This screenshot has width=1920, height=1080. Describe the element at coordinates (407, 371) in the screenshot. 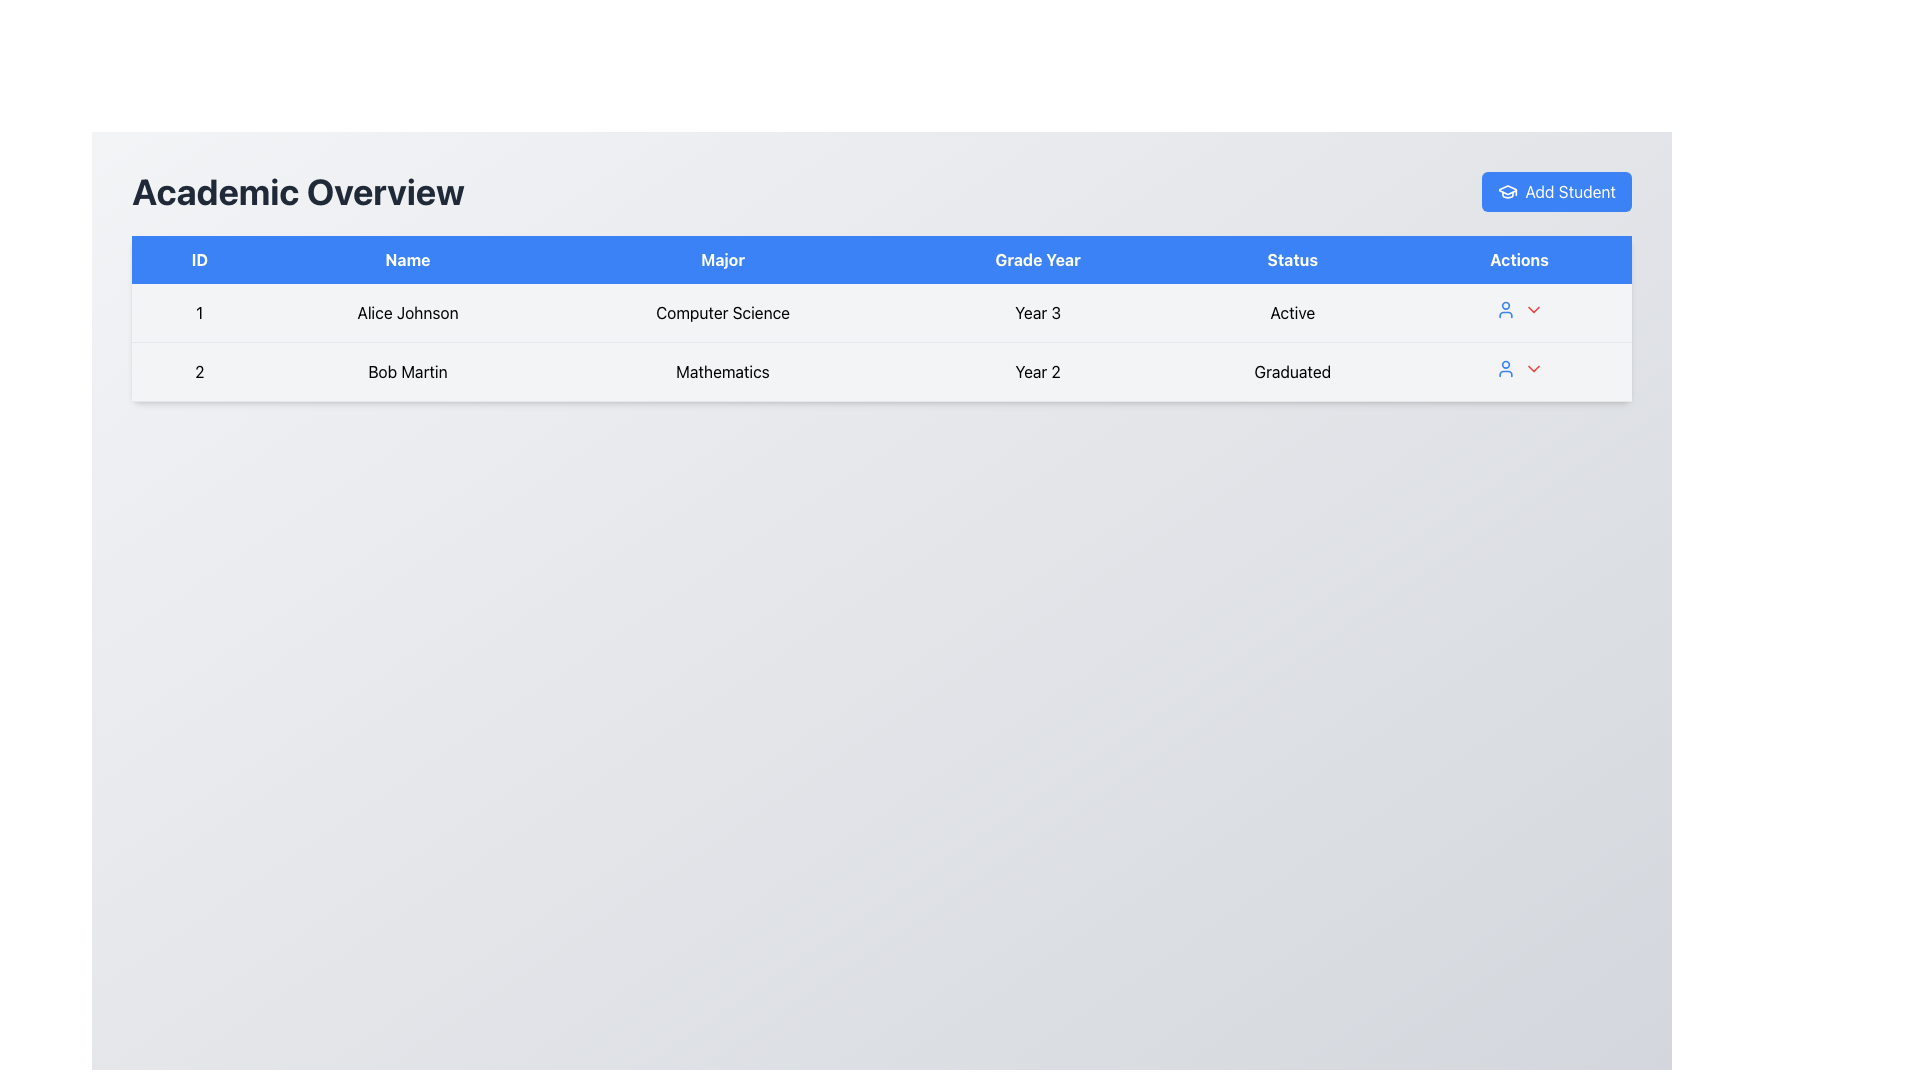

I see `the static text label displaying the name 'Bob Martin' in the second column of the second row of the table, which identifies the entry with ID 2` at that location.